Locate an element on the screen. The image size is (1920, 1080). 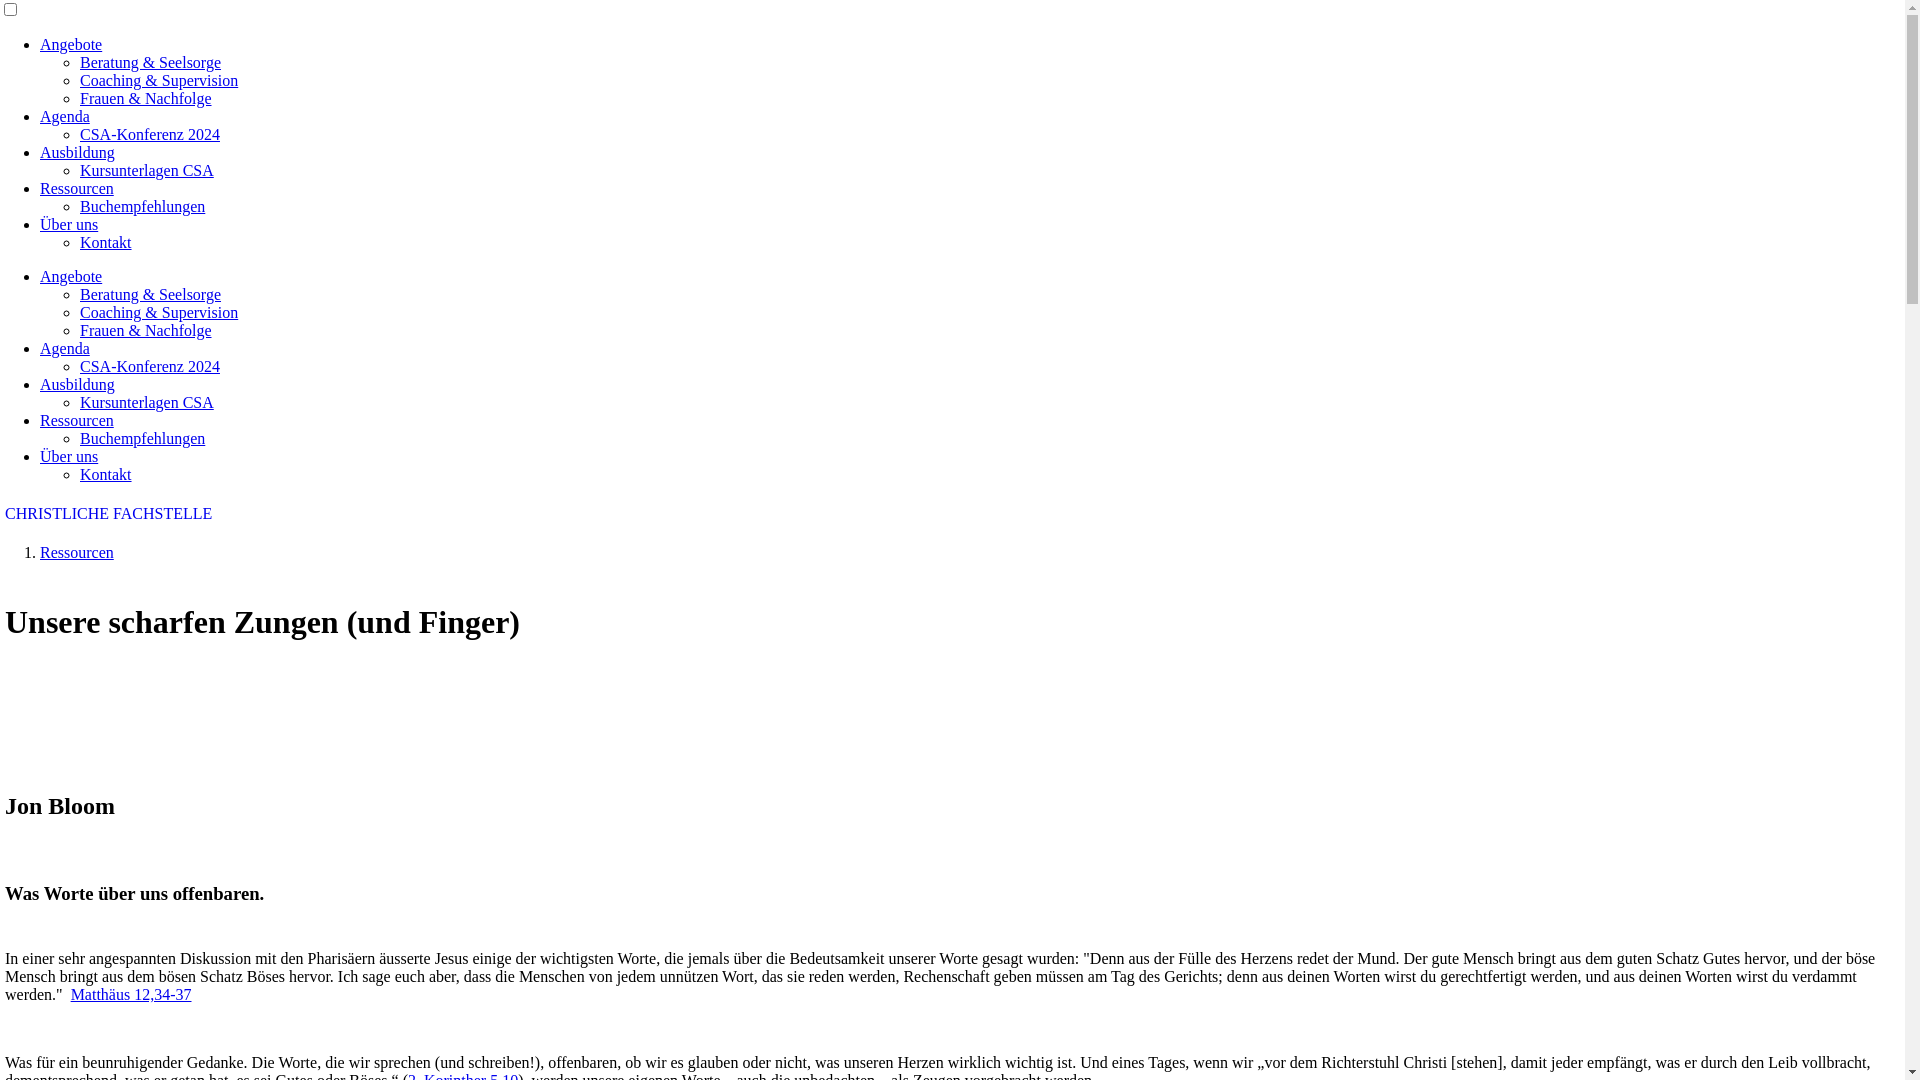
'Agenda' is located at coordinates (65, 347).